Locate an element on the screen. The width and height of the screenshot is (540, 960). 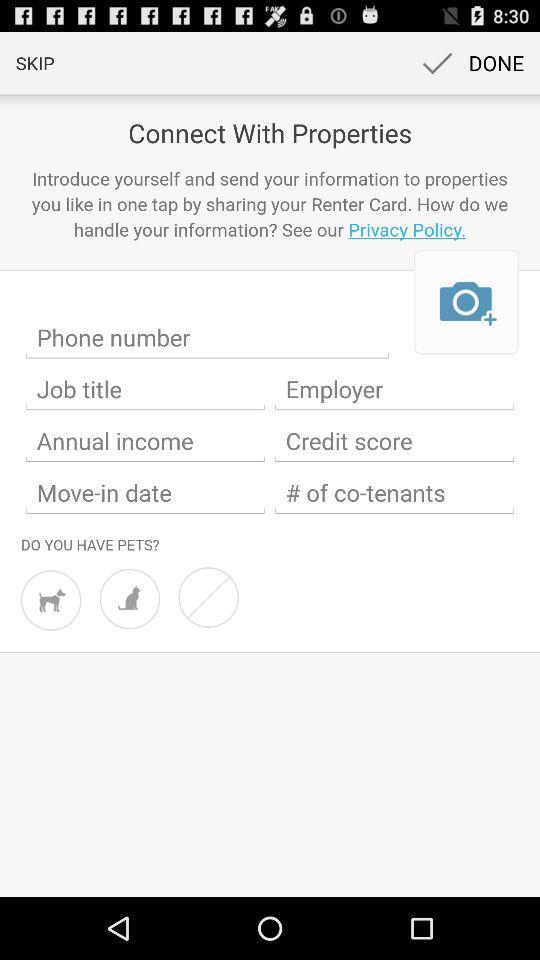
app below connect with properties item is located at coordinates (270, 204).